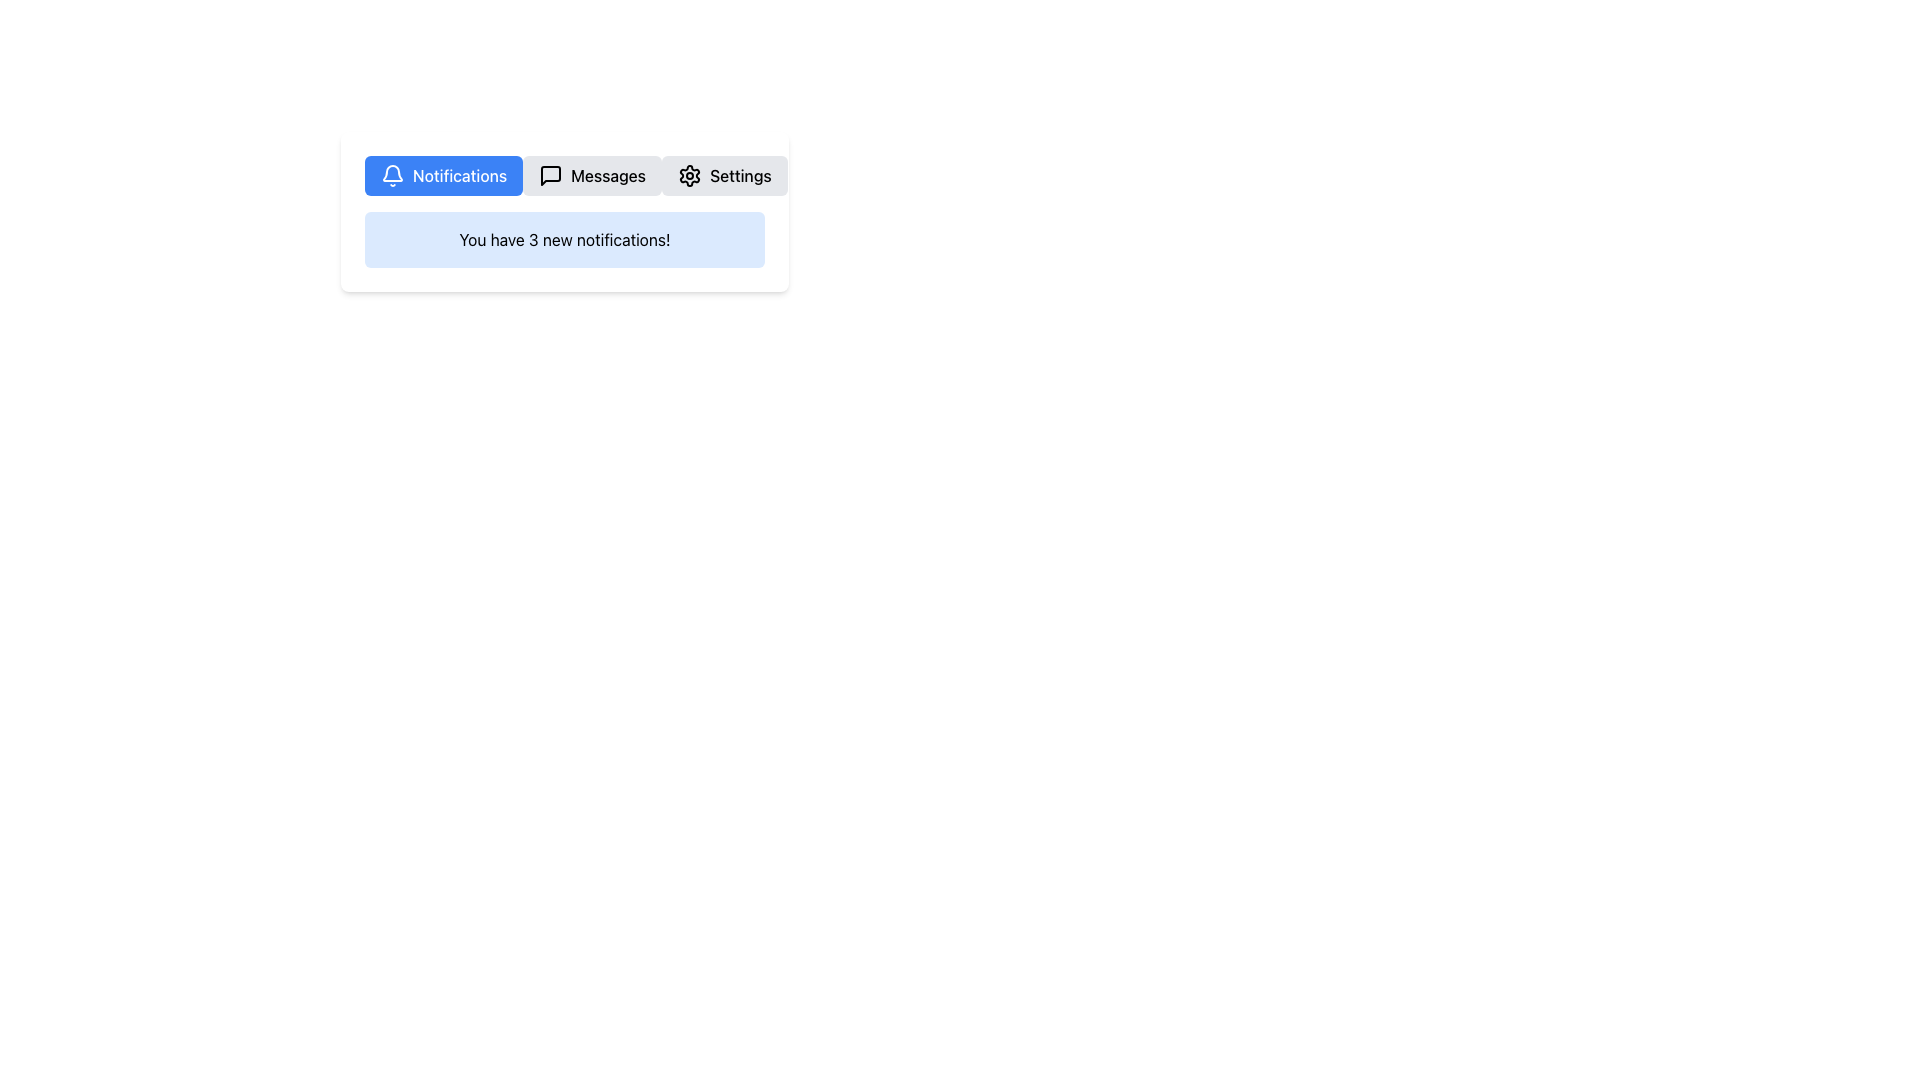  I want to click on the notification icon located in the top-left corner of the notifications area, which serves as a visual cue for updates or alerts, so click(393, 172).